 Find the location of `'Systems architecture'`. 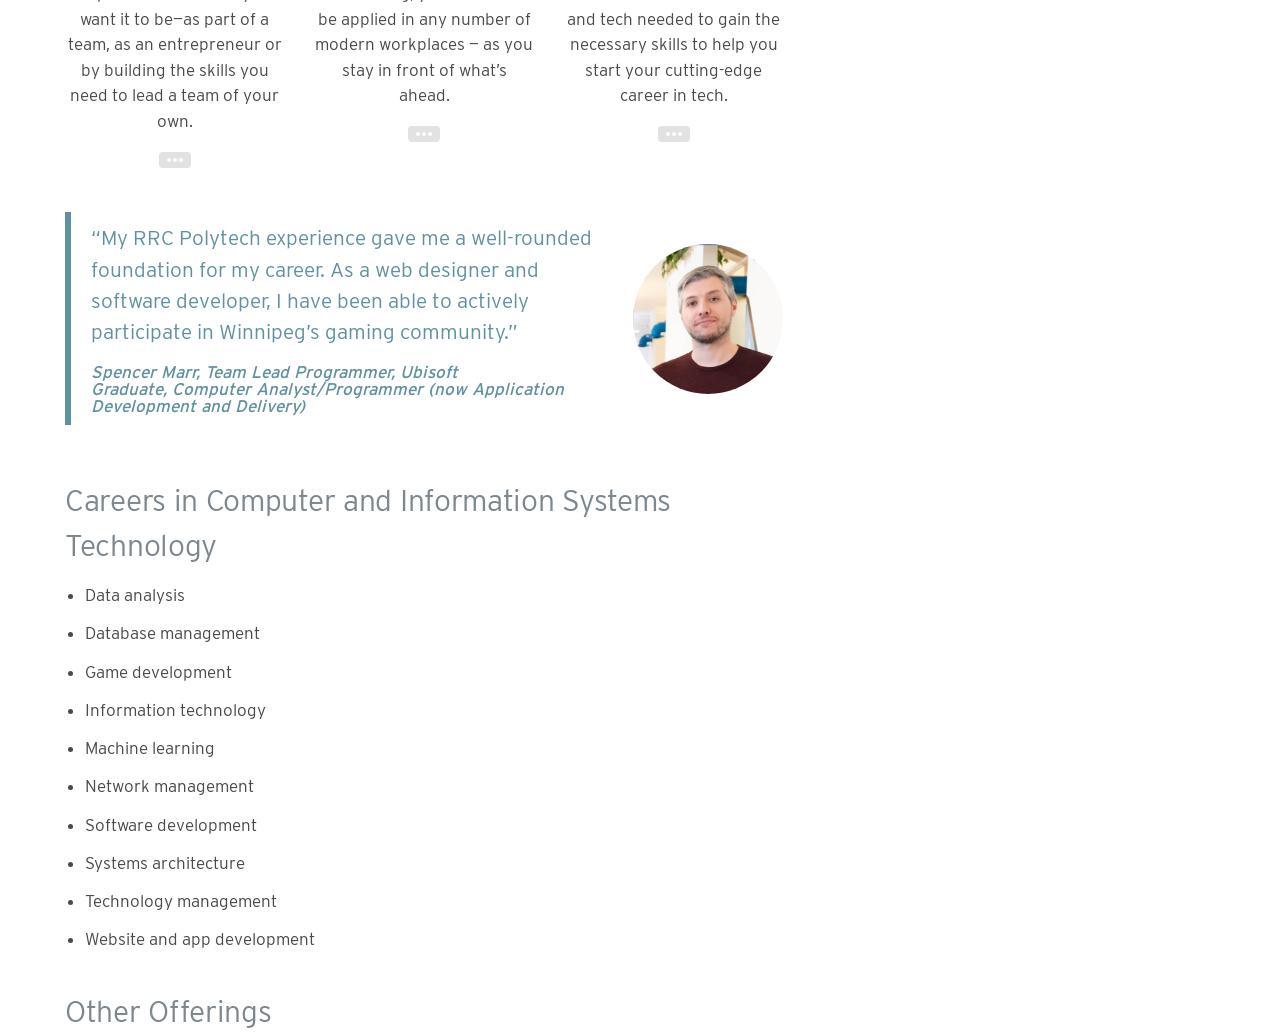

'Systems architecture' is located at coordinates (83, 862).